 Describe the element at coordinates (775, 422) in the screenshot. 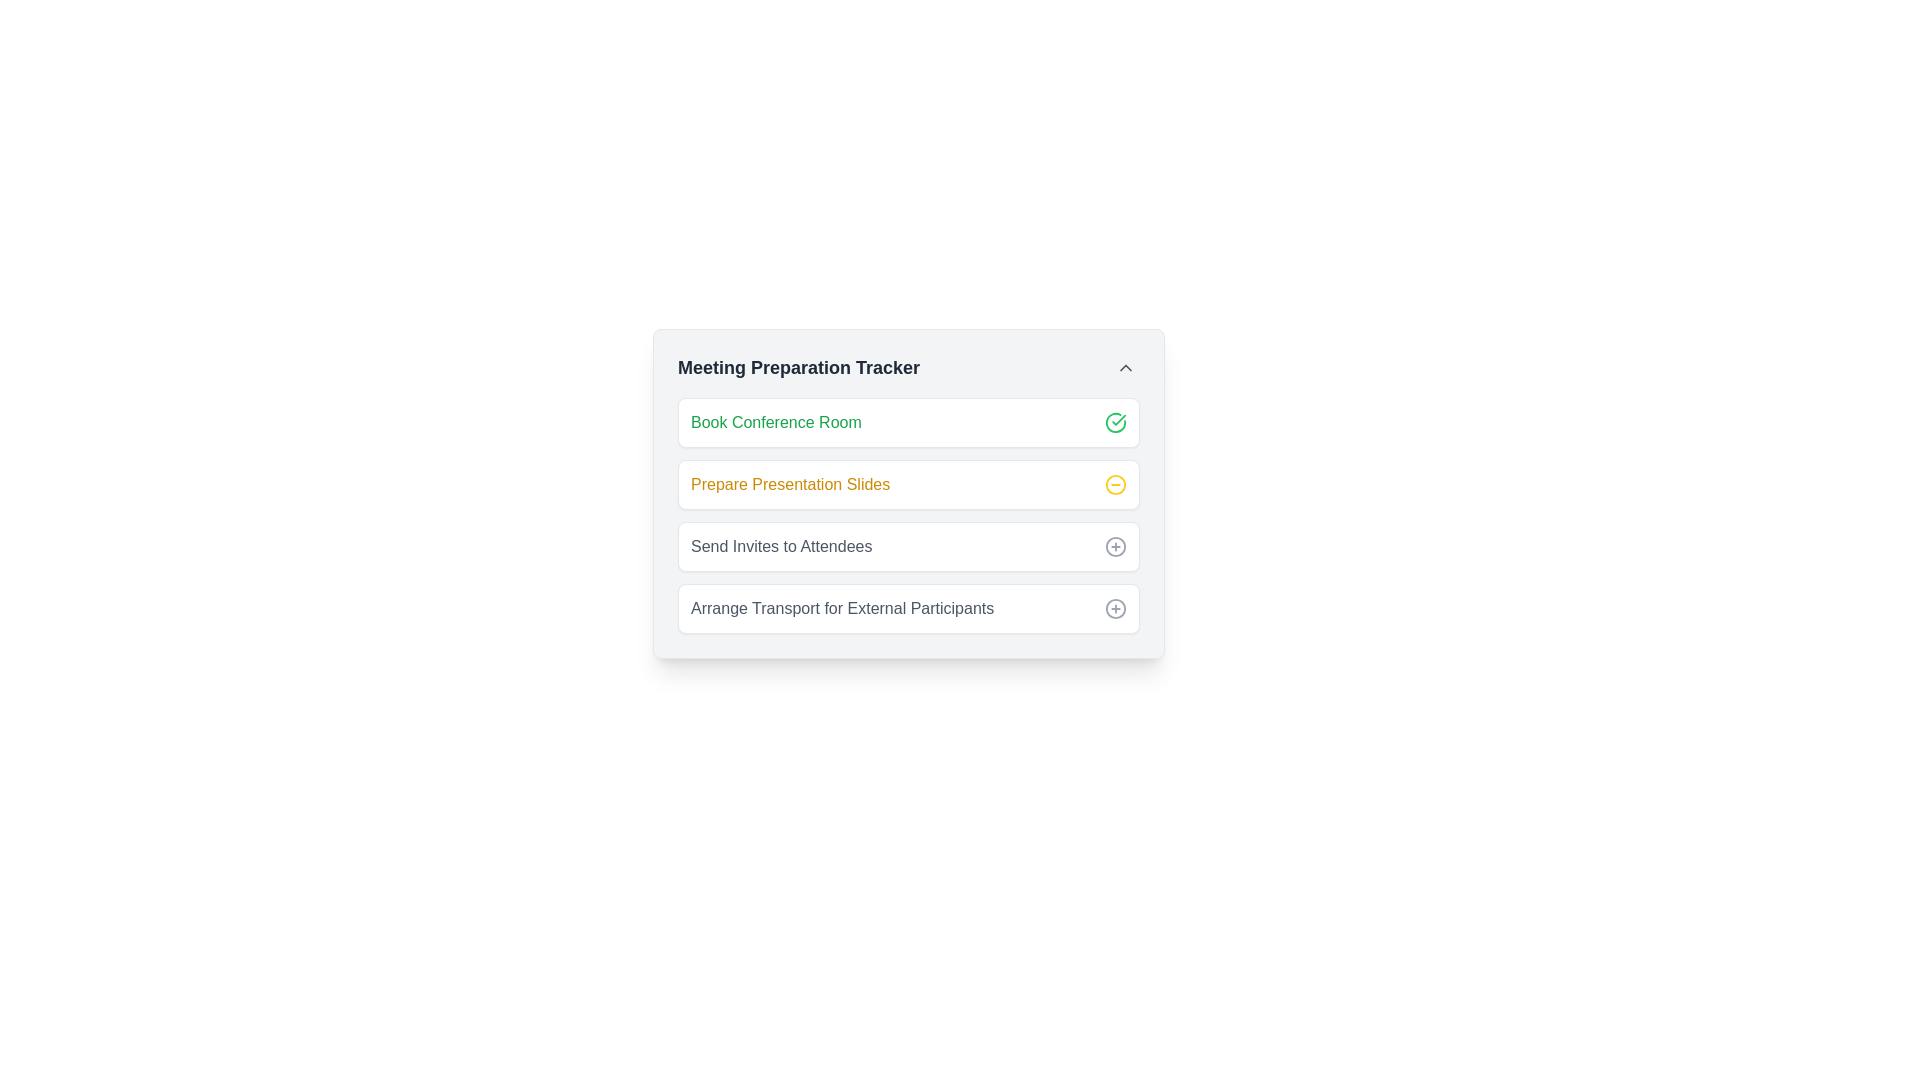

I see `the text label 'Book Conference Room' located in the task list under 'Meeting Preparation Tracker'` at that location.